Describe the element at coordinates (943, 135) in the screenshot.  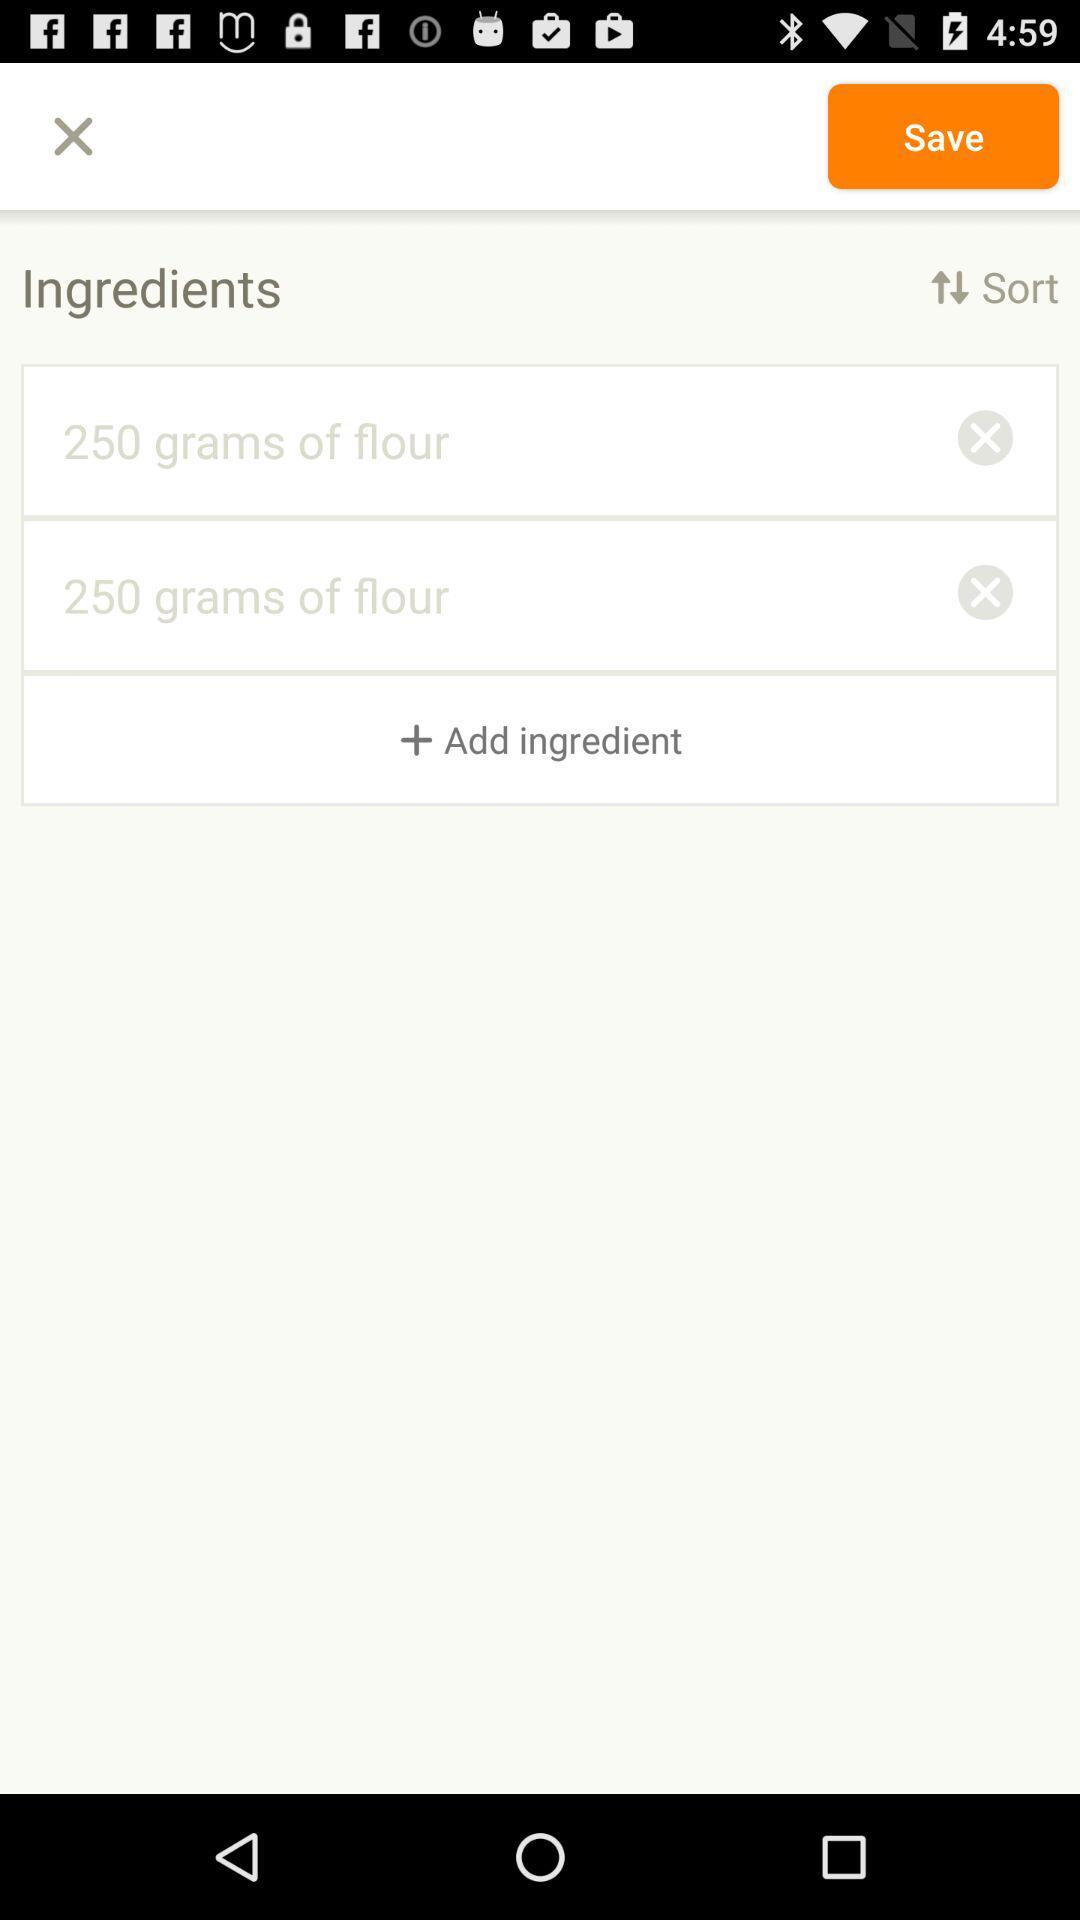
I see `the save item` at that location.